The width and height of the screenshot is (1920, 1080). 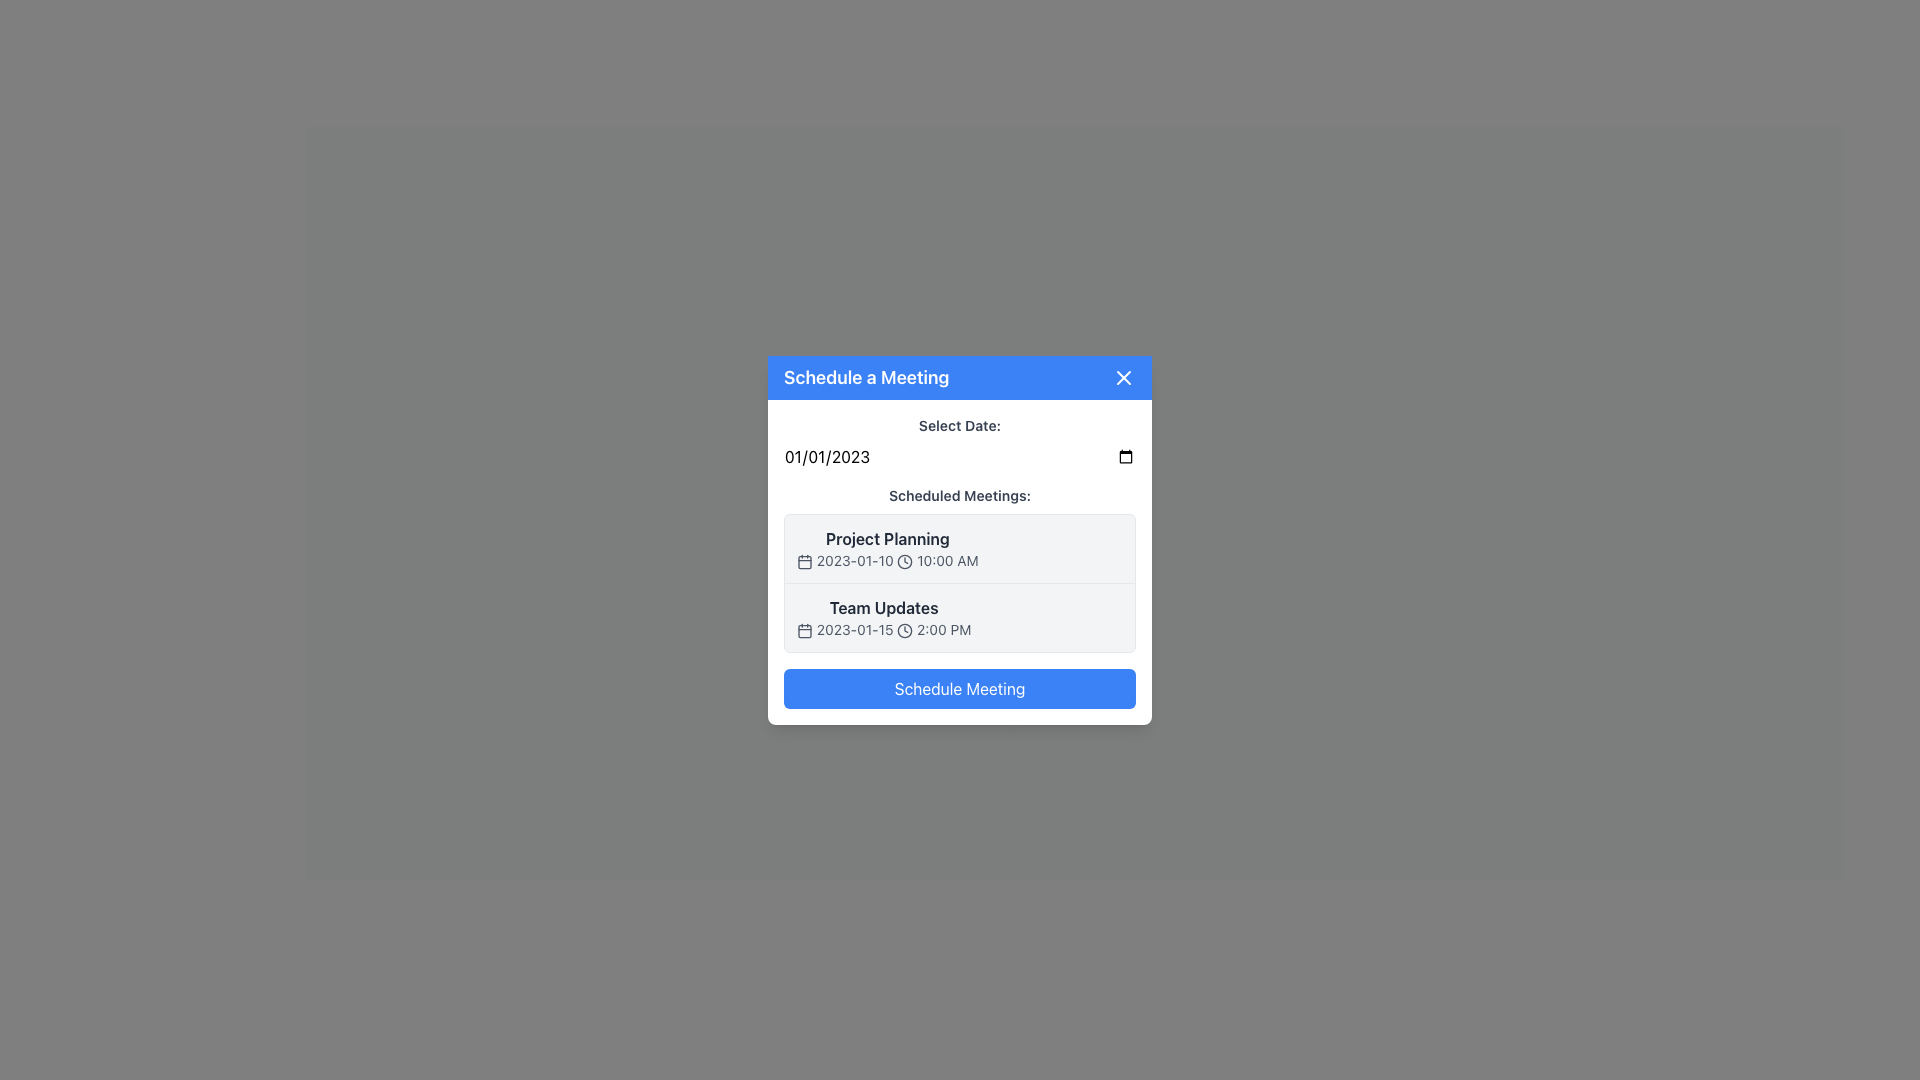 I want to click on the text label representing the title of the scheduled meeting, located above the meeting details, so click(x=886, y=537).